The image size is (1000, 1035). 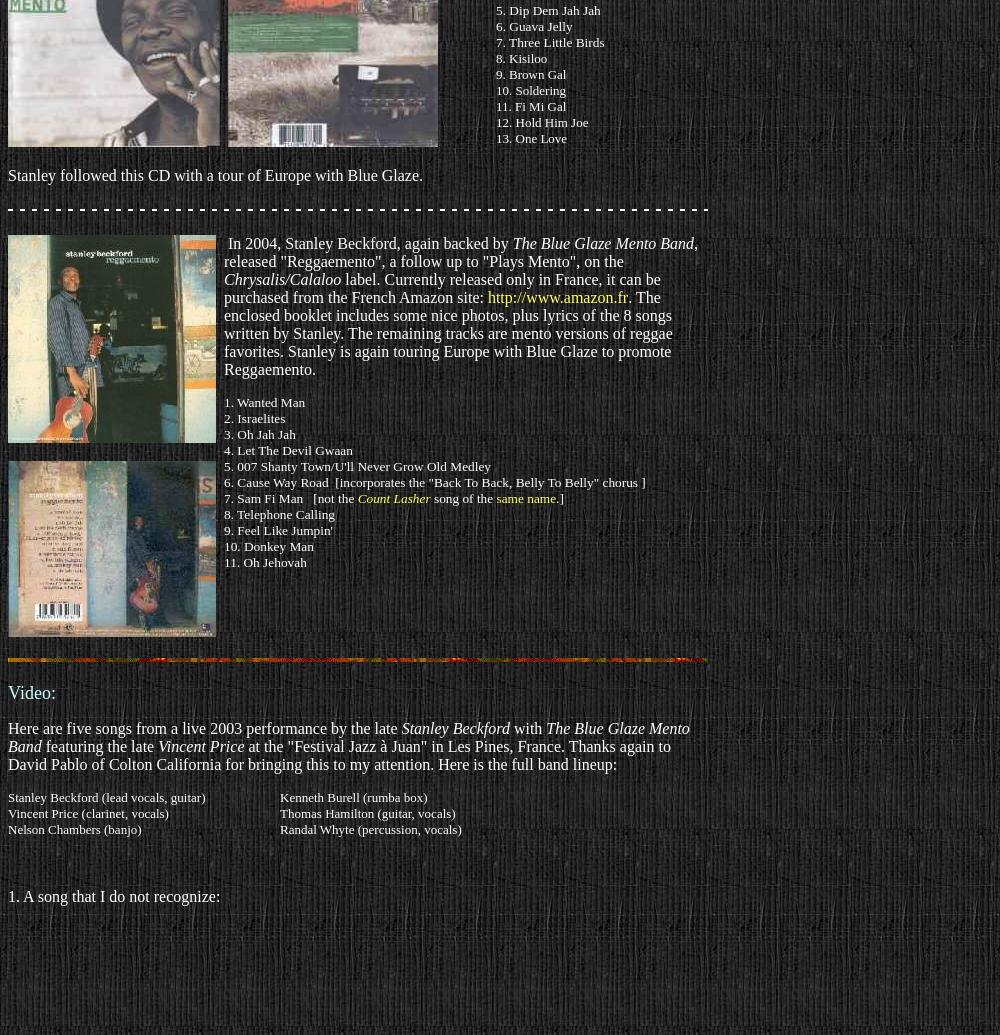 What do you see at coordinates (557, 297) in the screenshot?
I see `'http://www.amazon.fr'` at bounding box center [557, 297].